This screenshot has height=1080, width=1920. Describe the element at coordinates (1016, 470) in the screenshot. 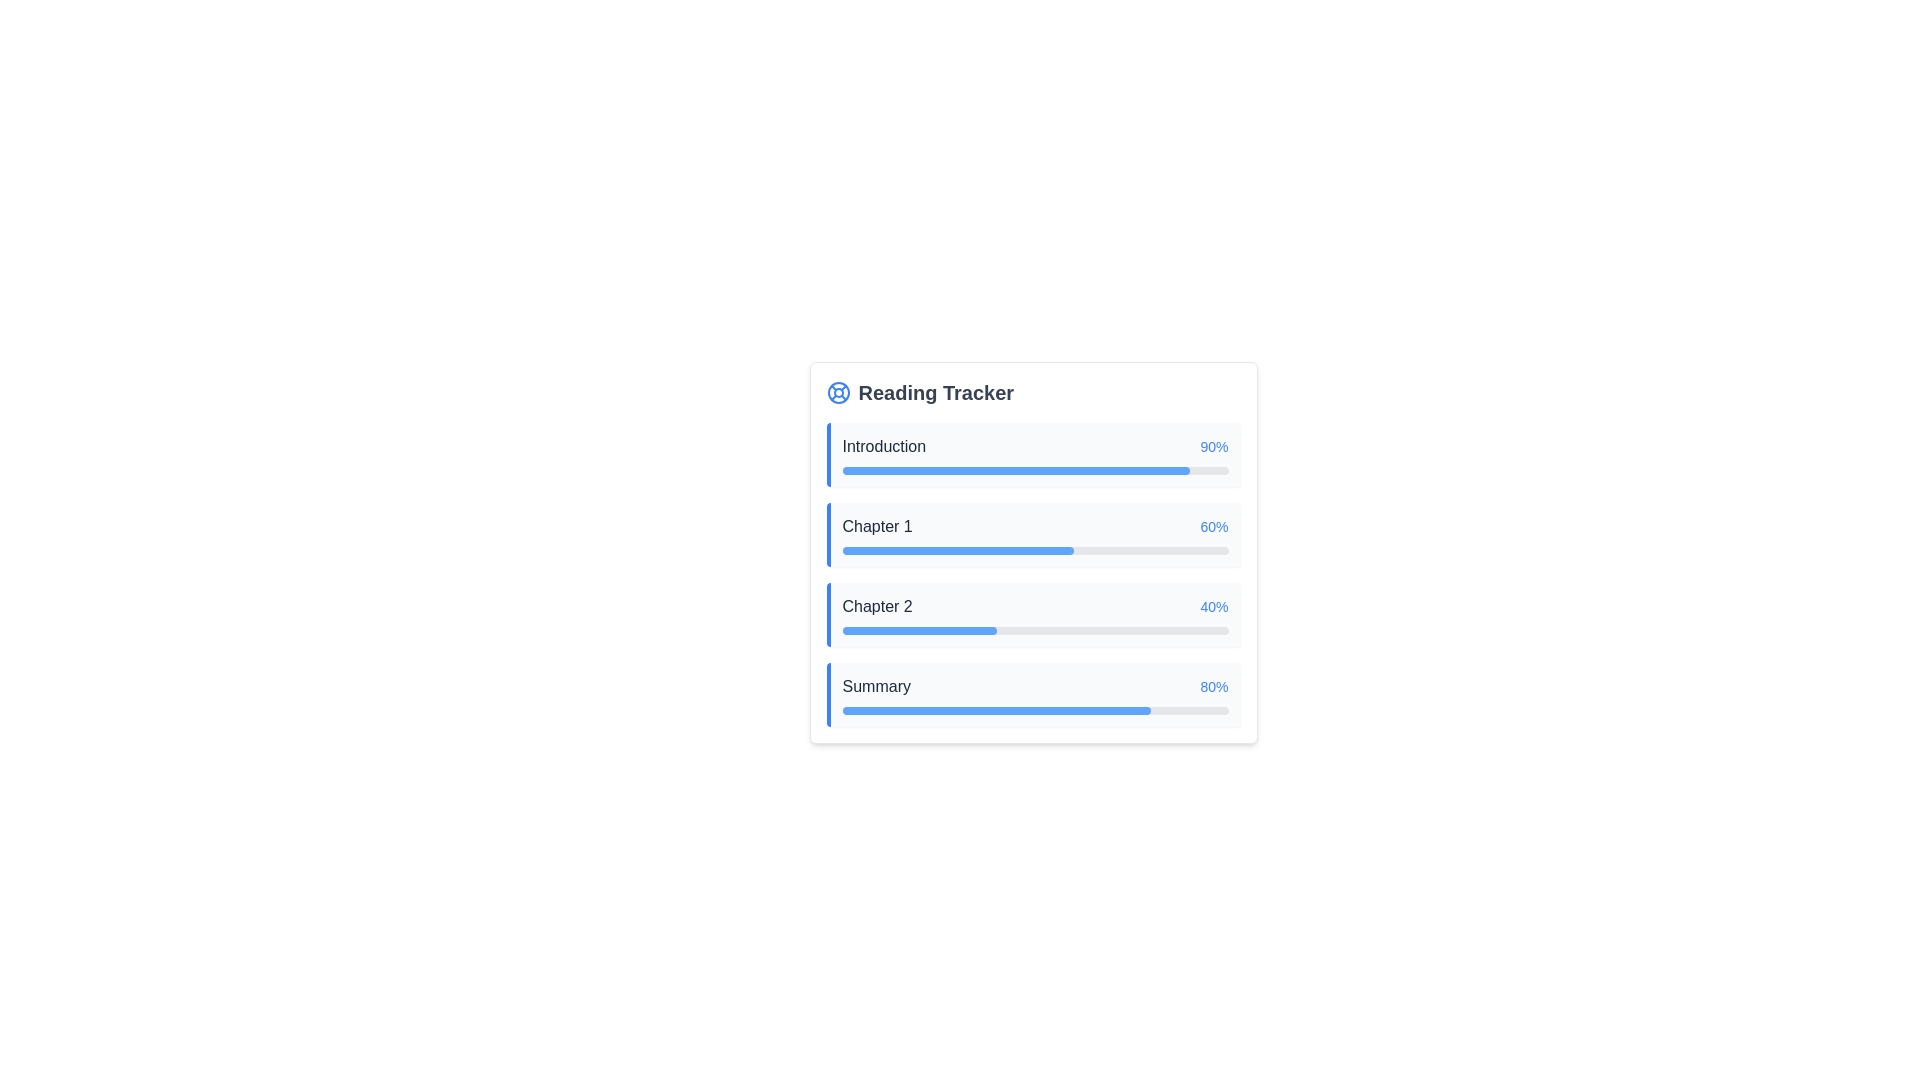

I see `styles of the blue fill segment of the progress bar indicating 90% completion for the 'Introduction' section in the 'Reading Tracker'` at that location.